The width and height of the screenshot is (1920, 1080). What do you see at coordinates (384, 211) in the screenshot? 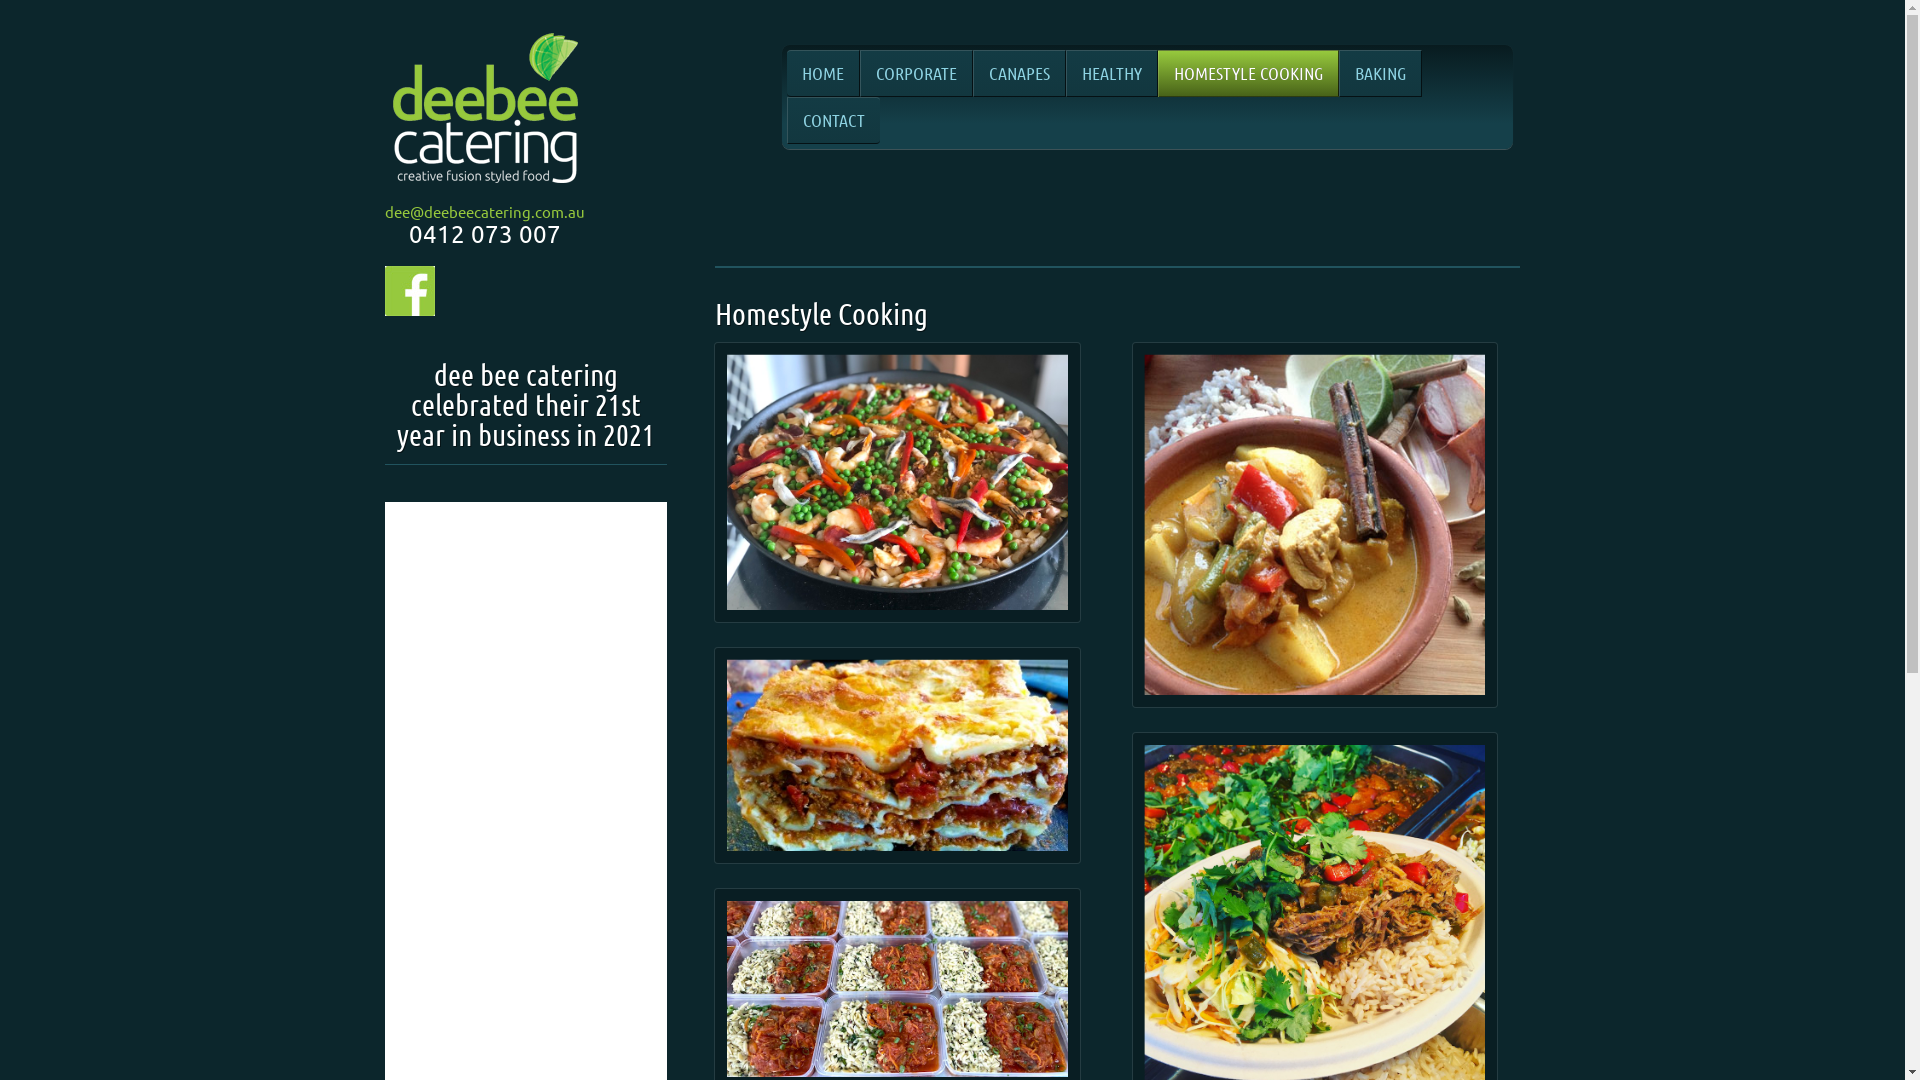
I see `'dee@deebeecatering.com.au'` at bounding box center [384, 211].